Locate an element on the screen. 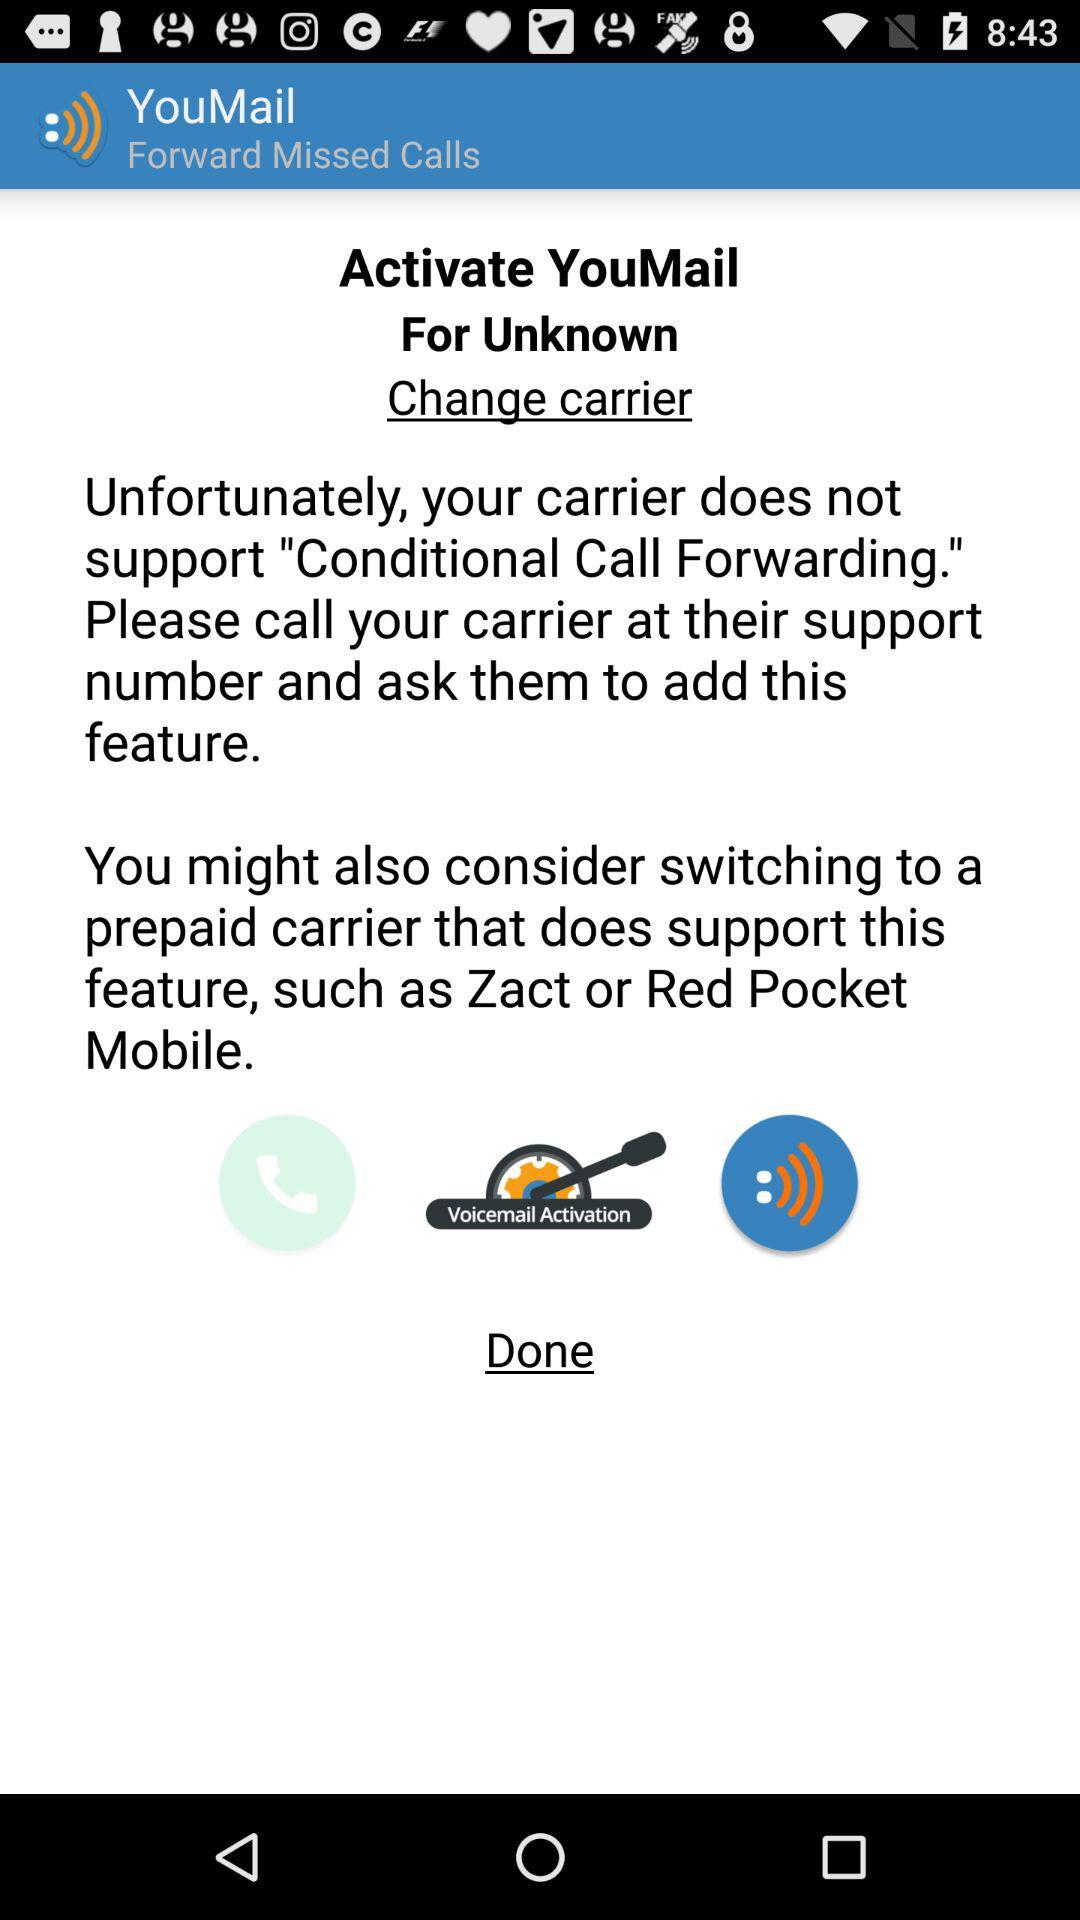 The width and height of the screenshot is (1080, 1920). change carrier is located at coordinates (538, 396).